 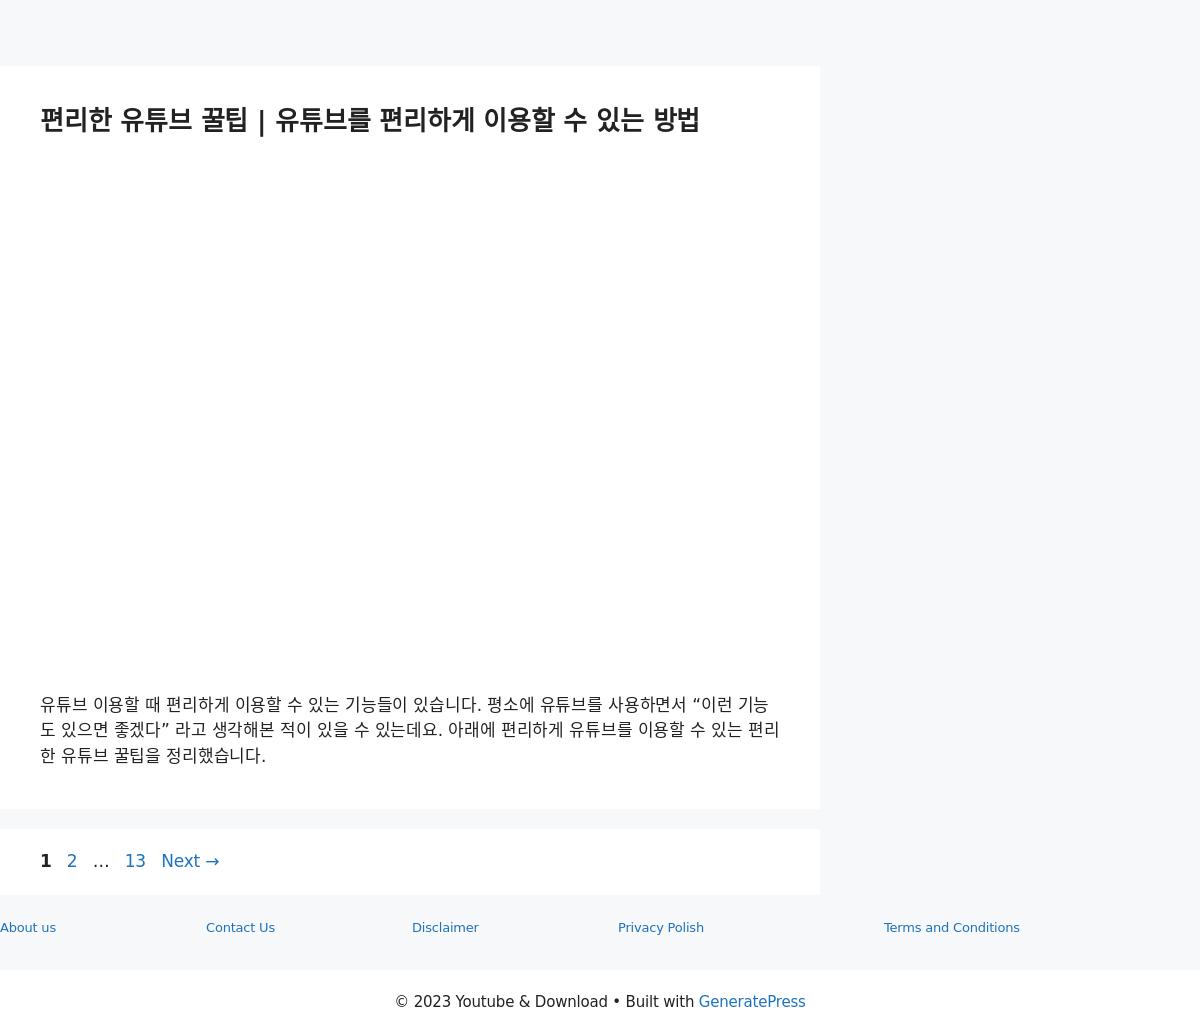 What do you see at coordinates (698, 999) in the screenshot?
I see `'GeneratePress'` at bounding box center [698, 999].